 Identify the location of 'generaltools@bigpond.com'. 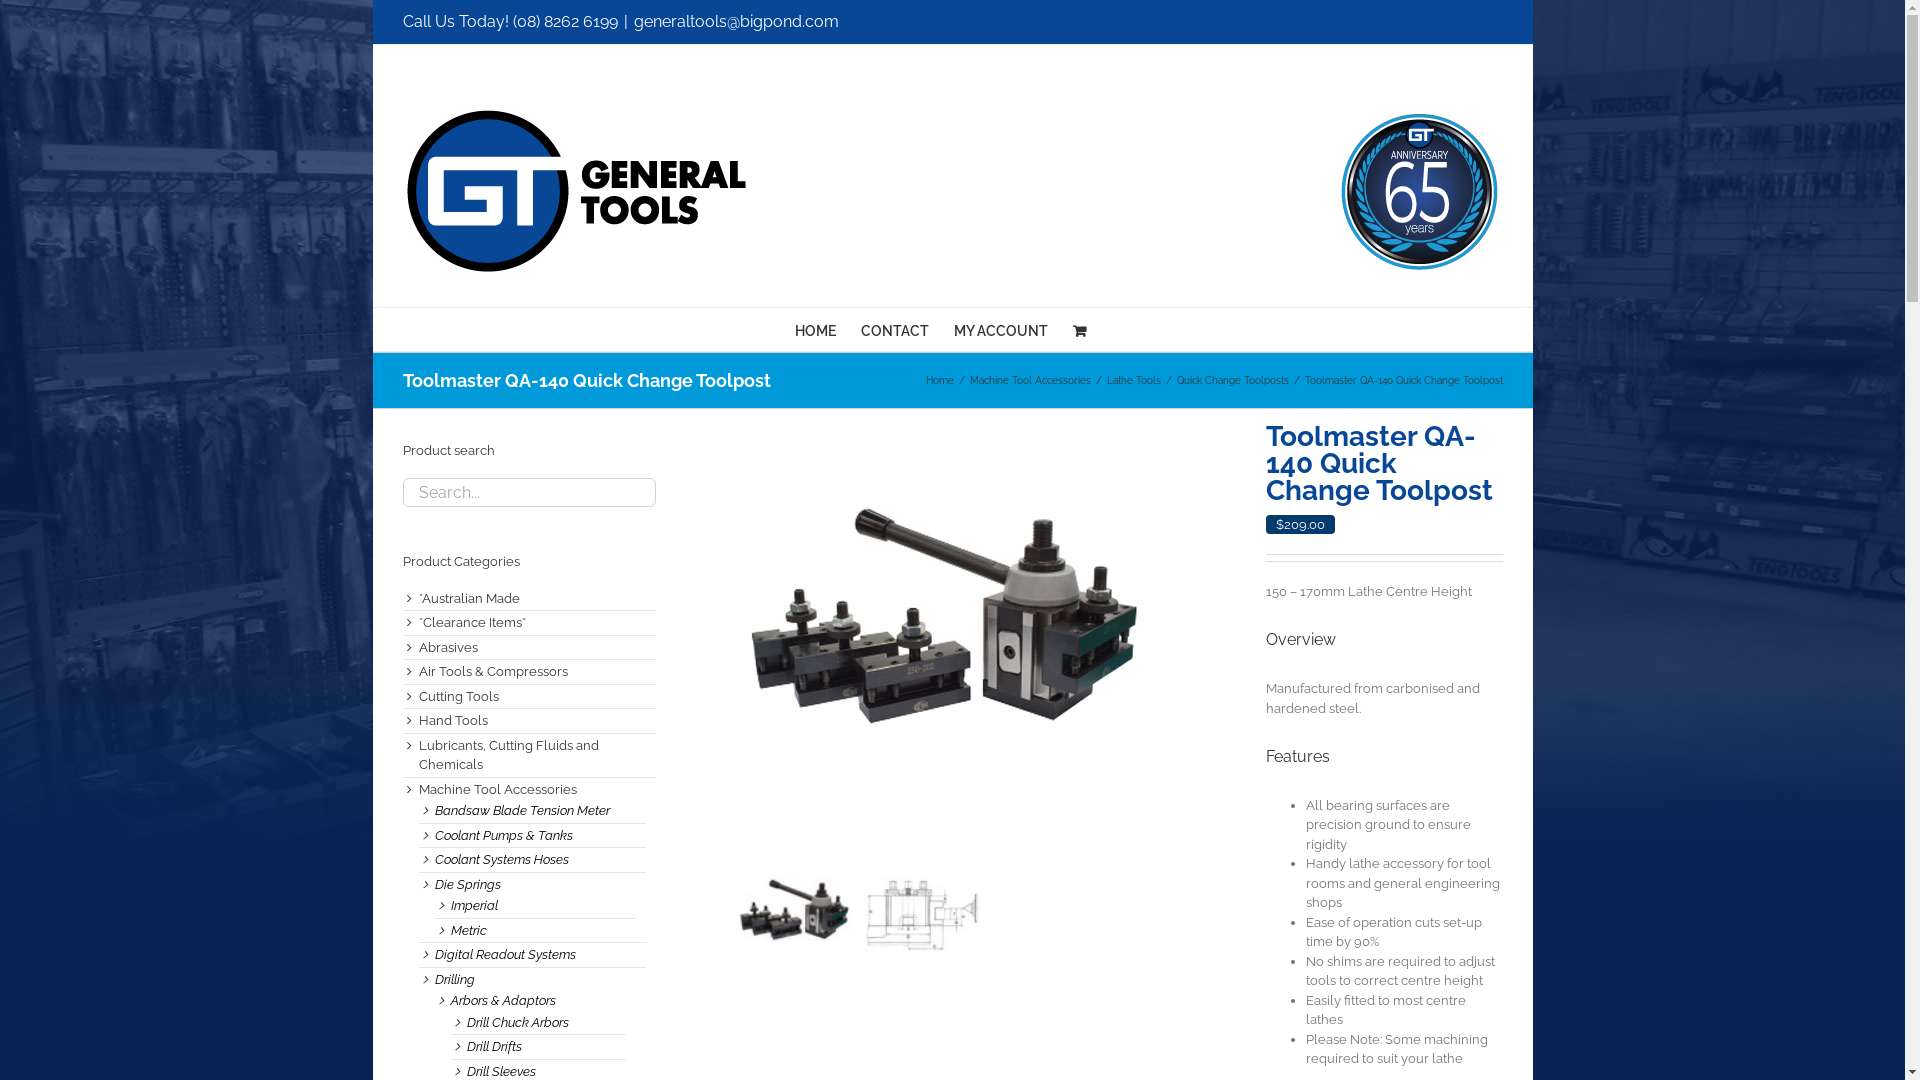
(632, 21).